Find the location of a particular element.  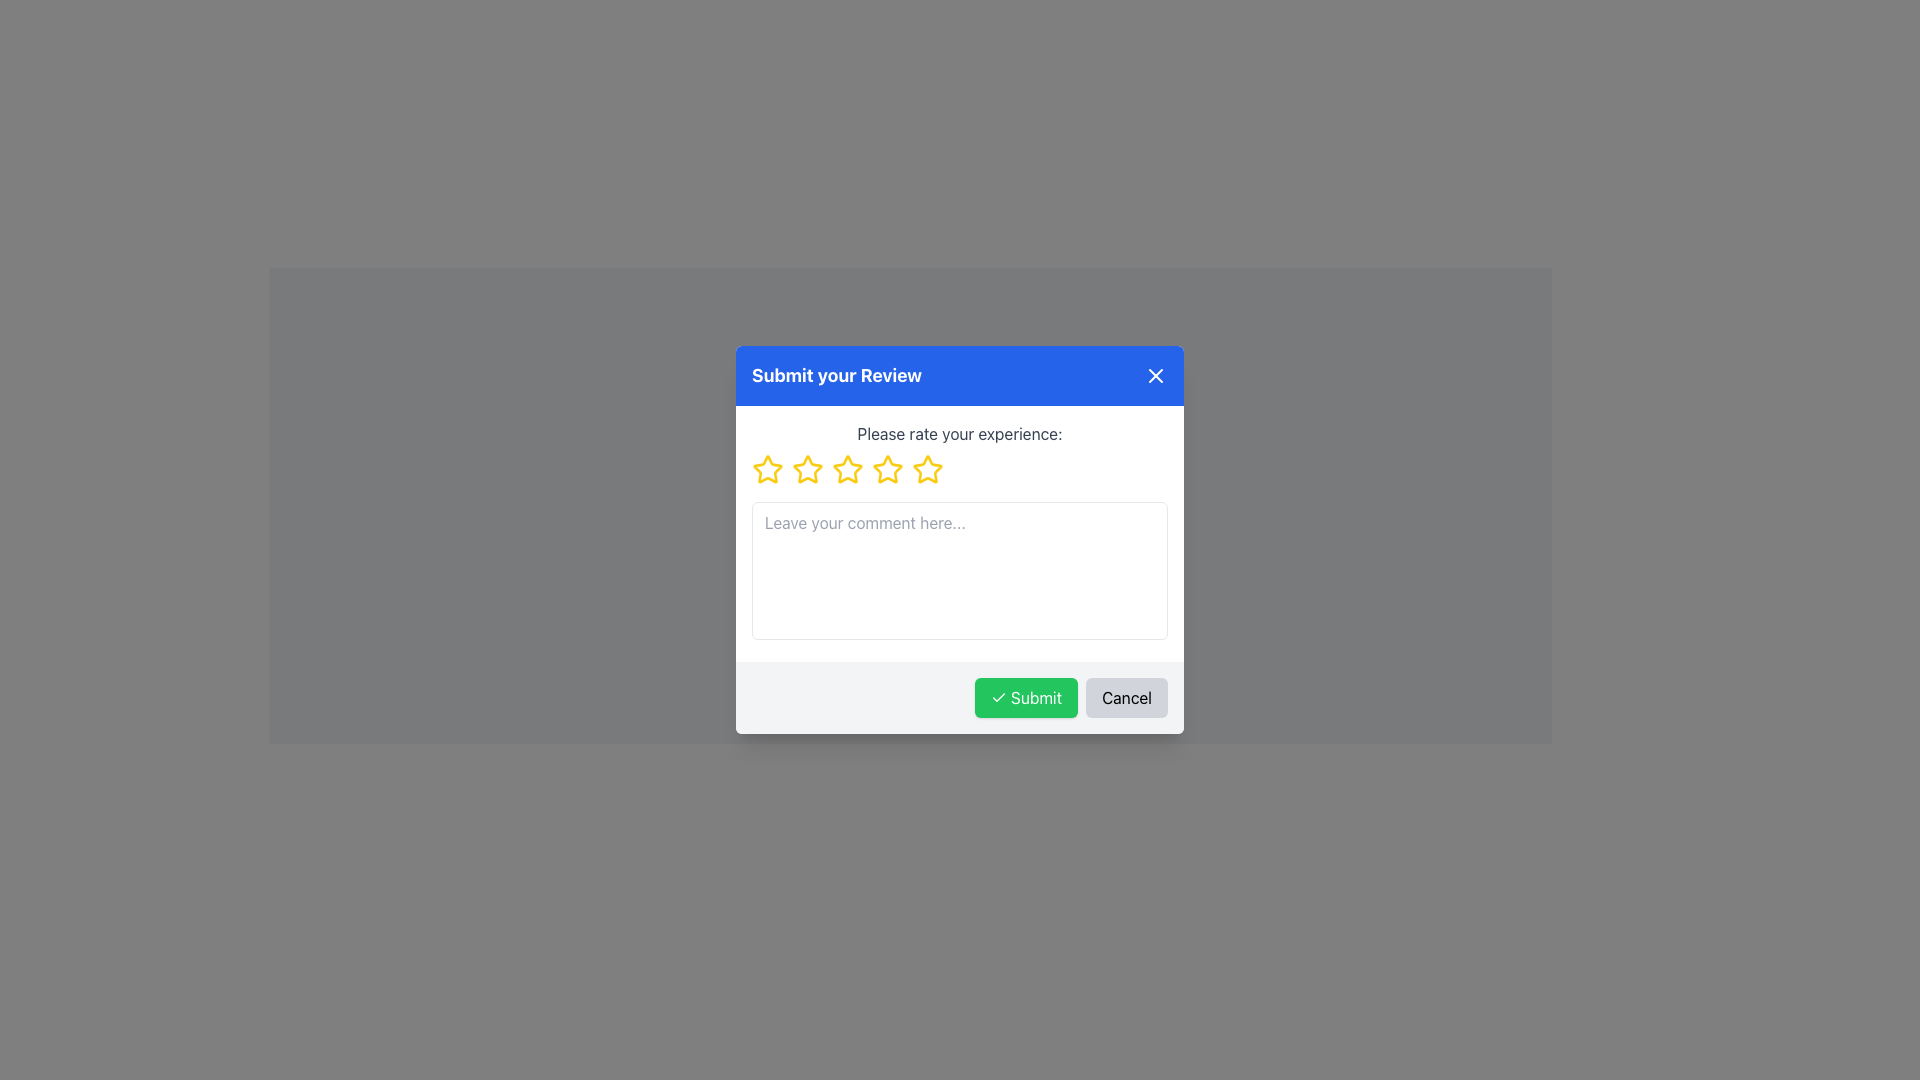

the first yellow outlined star icon in the rating system is located at coordinates (767, 470).